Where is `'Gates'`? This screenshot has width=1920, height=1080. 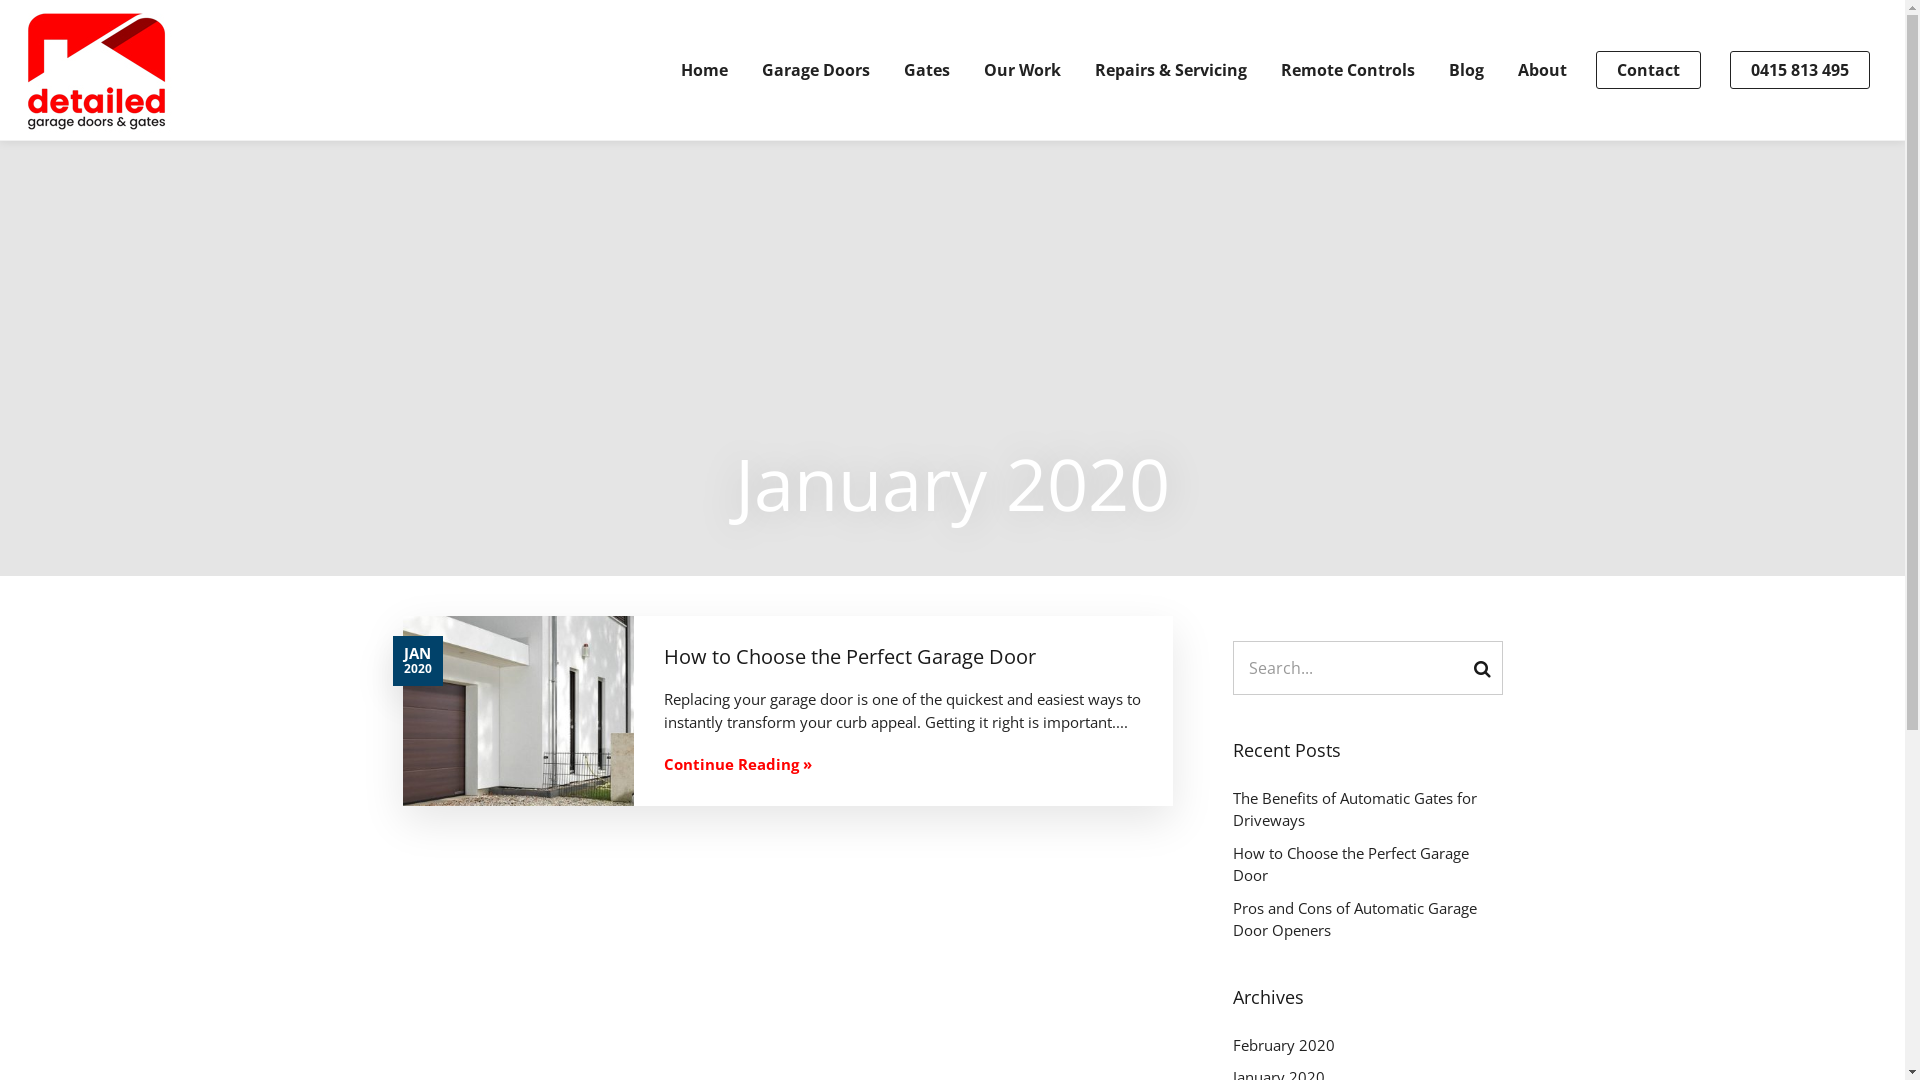
'Gates' is located at coordinates (925, 68).